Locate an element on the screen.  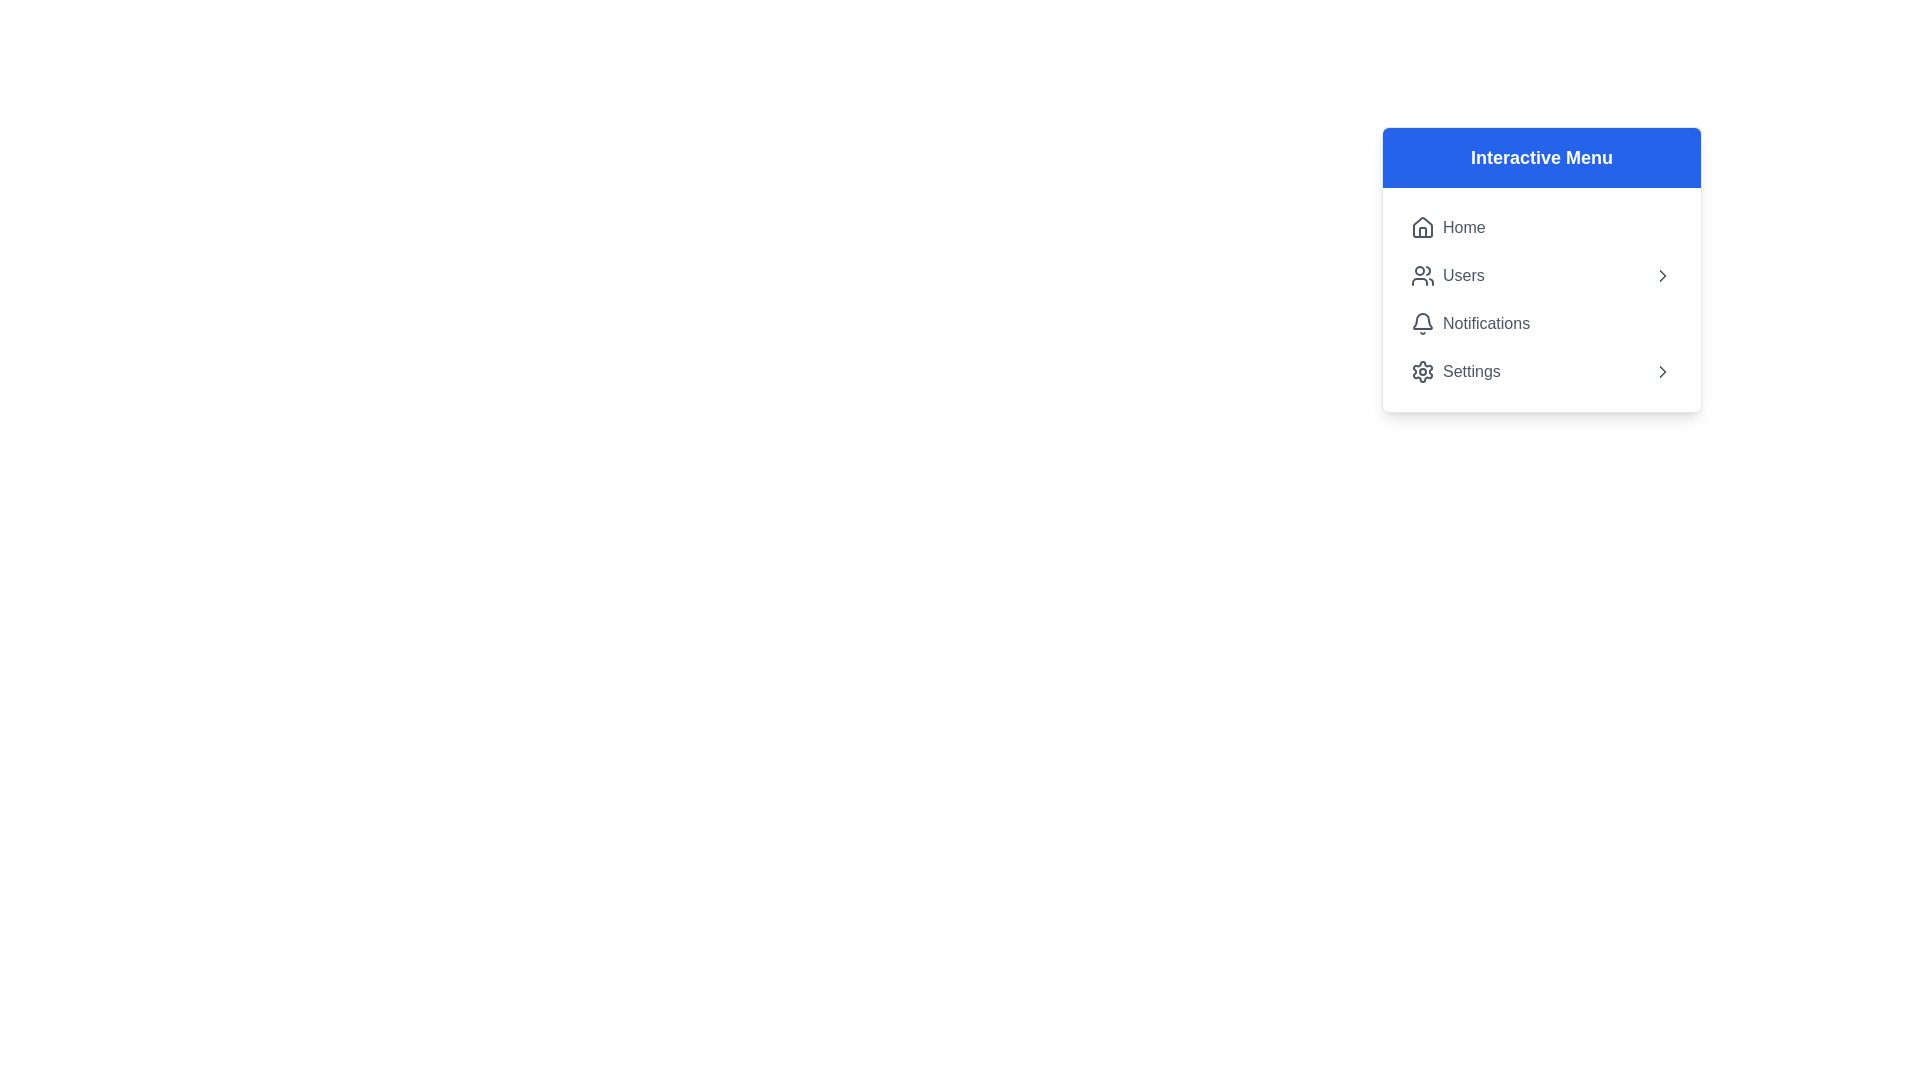
the 'Users' text with icon label is located at coordinates (1447, 276).